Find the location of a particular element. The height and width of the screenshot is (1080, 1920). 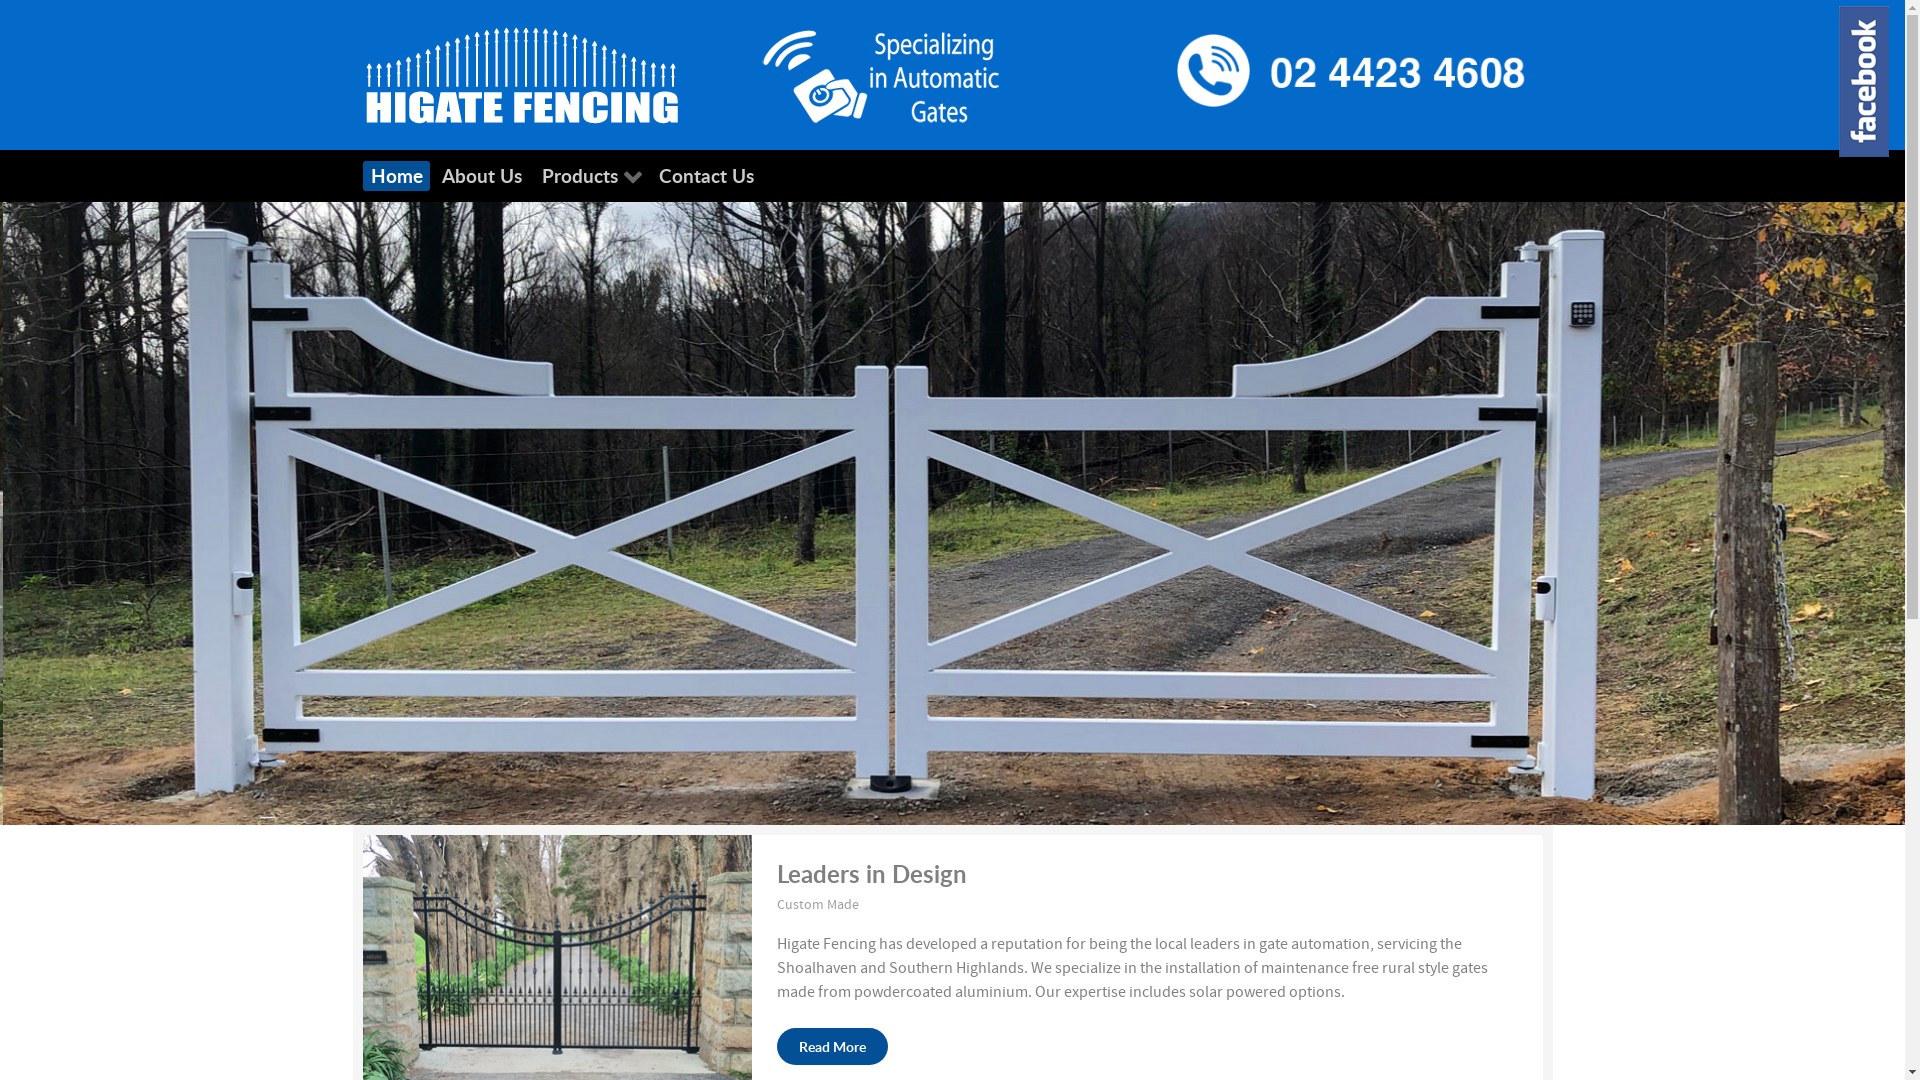

'Callisto' is located at coordinates (880, 72).